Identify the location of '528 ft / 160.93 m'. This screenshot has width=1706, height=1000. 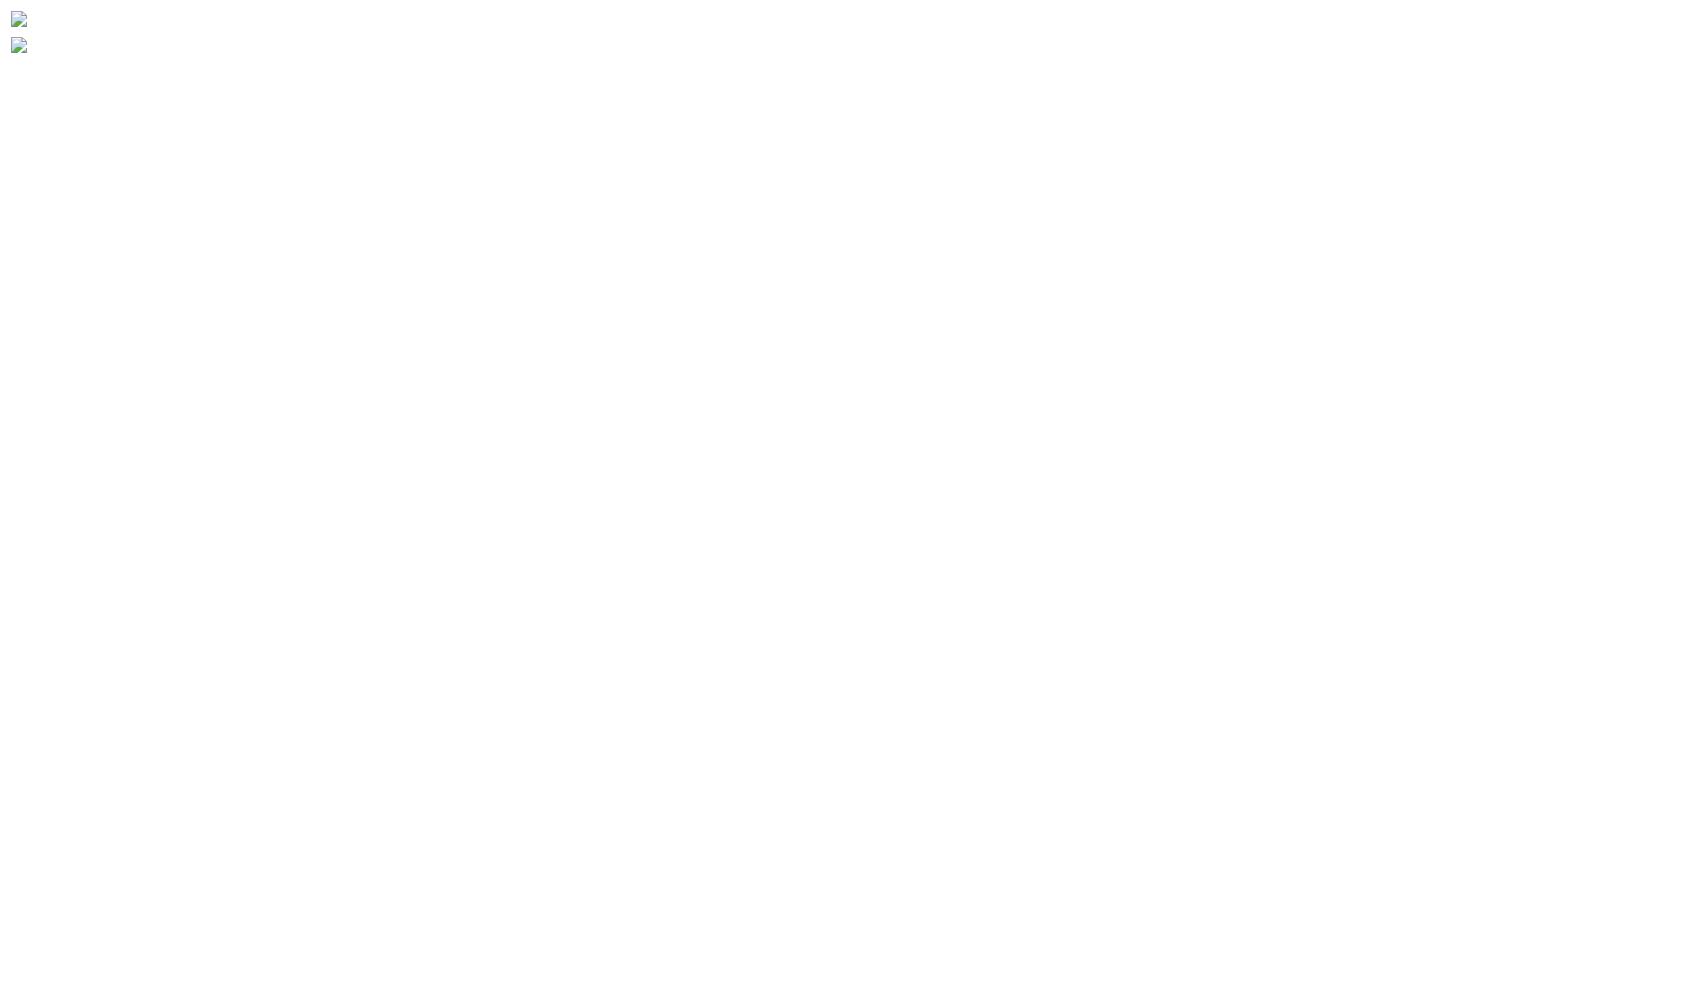
(113, 633).